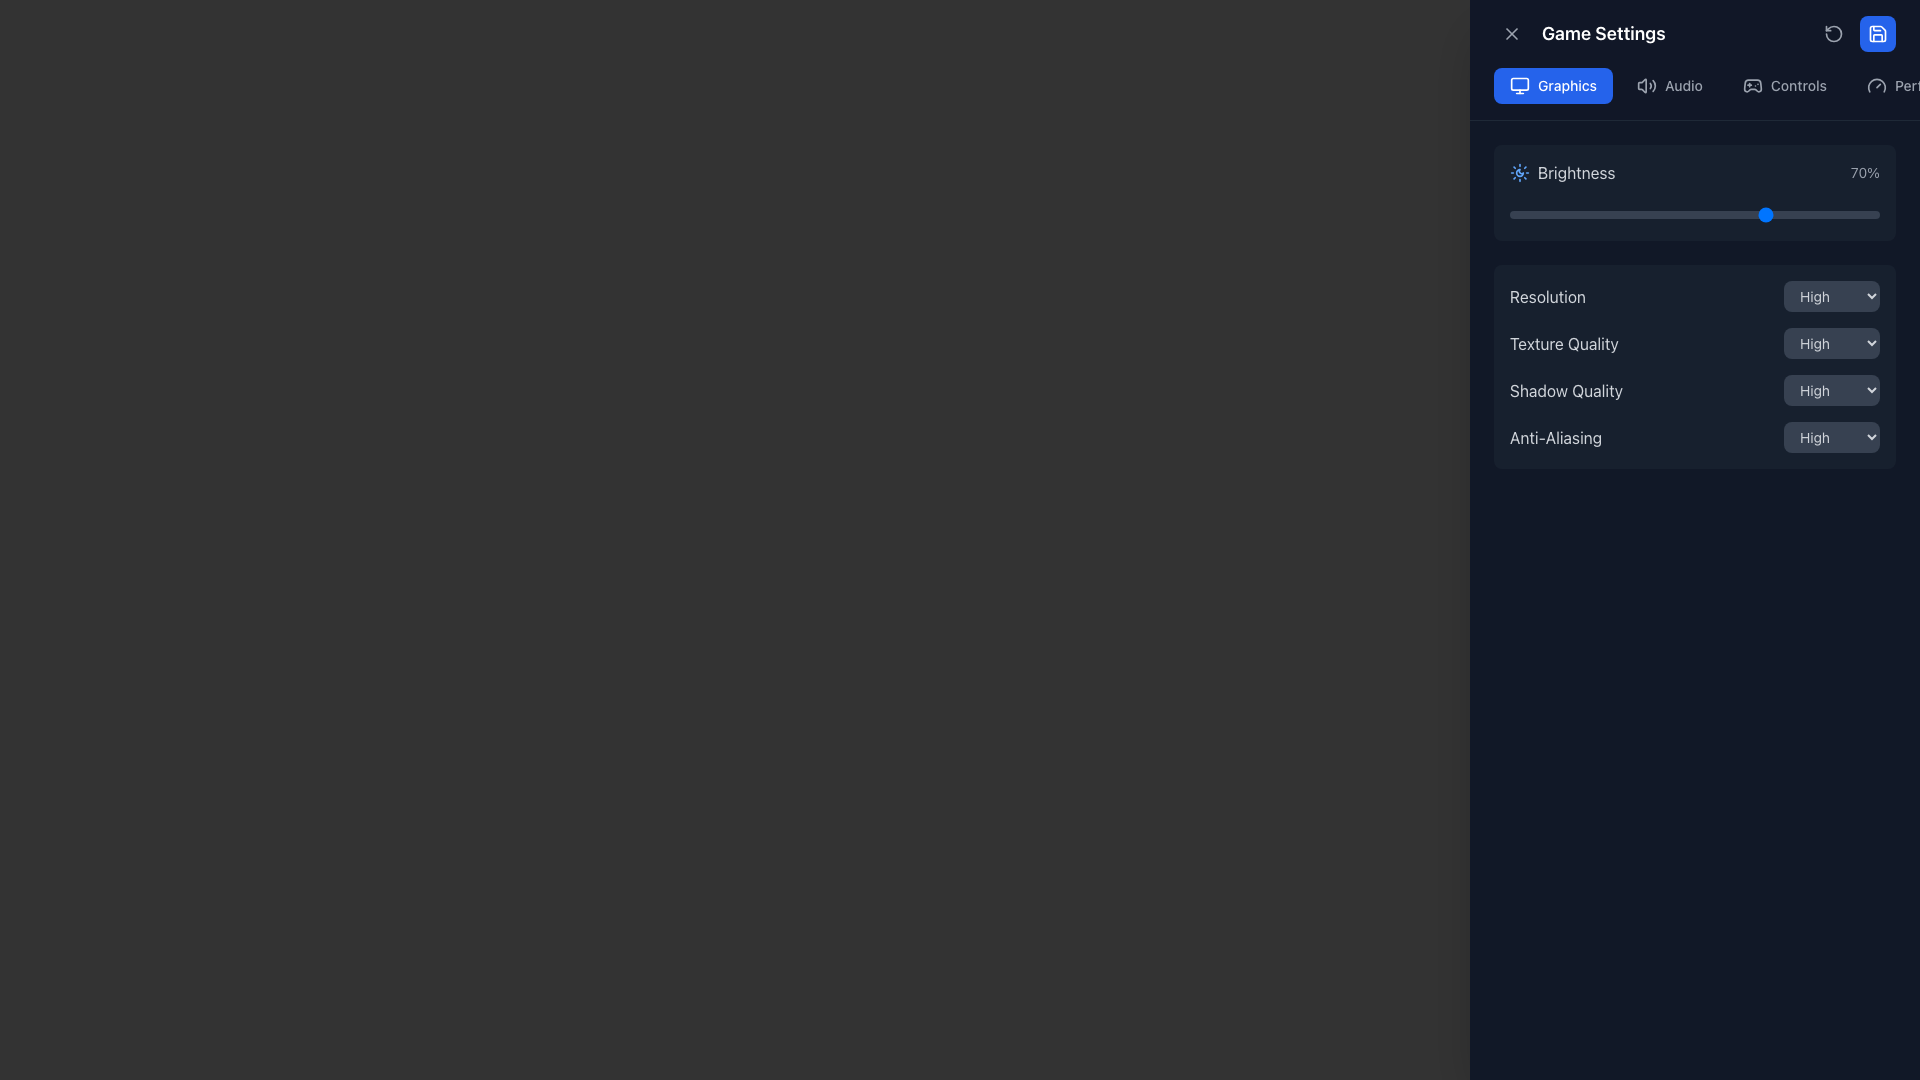 Image resolution: width=1920 pixels, height=1080 pixels. I want to click on the 'Brightness' icon located in the top-left corner of the 'Brightness' section under the 'Graphics' tab, so click(1520, 172).